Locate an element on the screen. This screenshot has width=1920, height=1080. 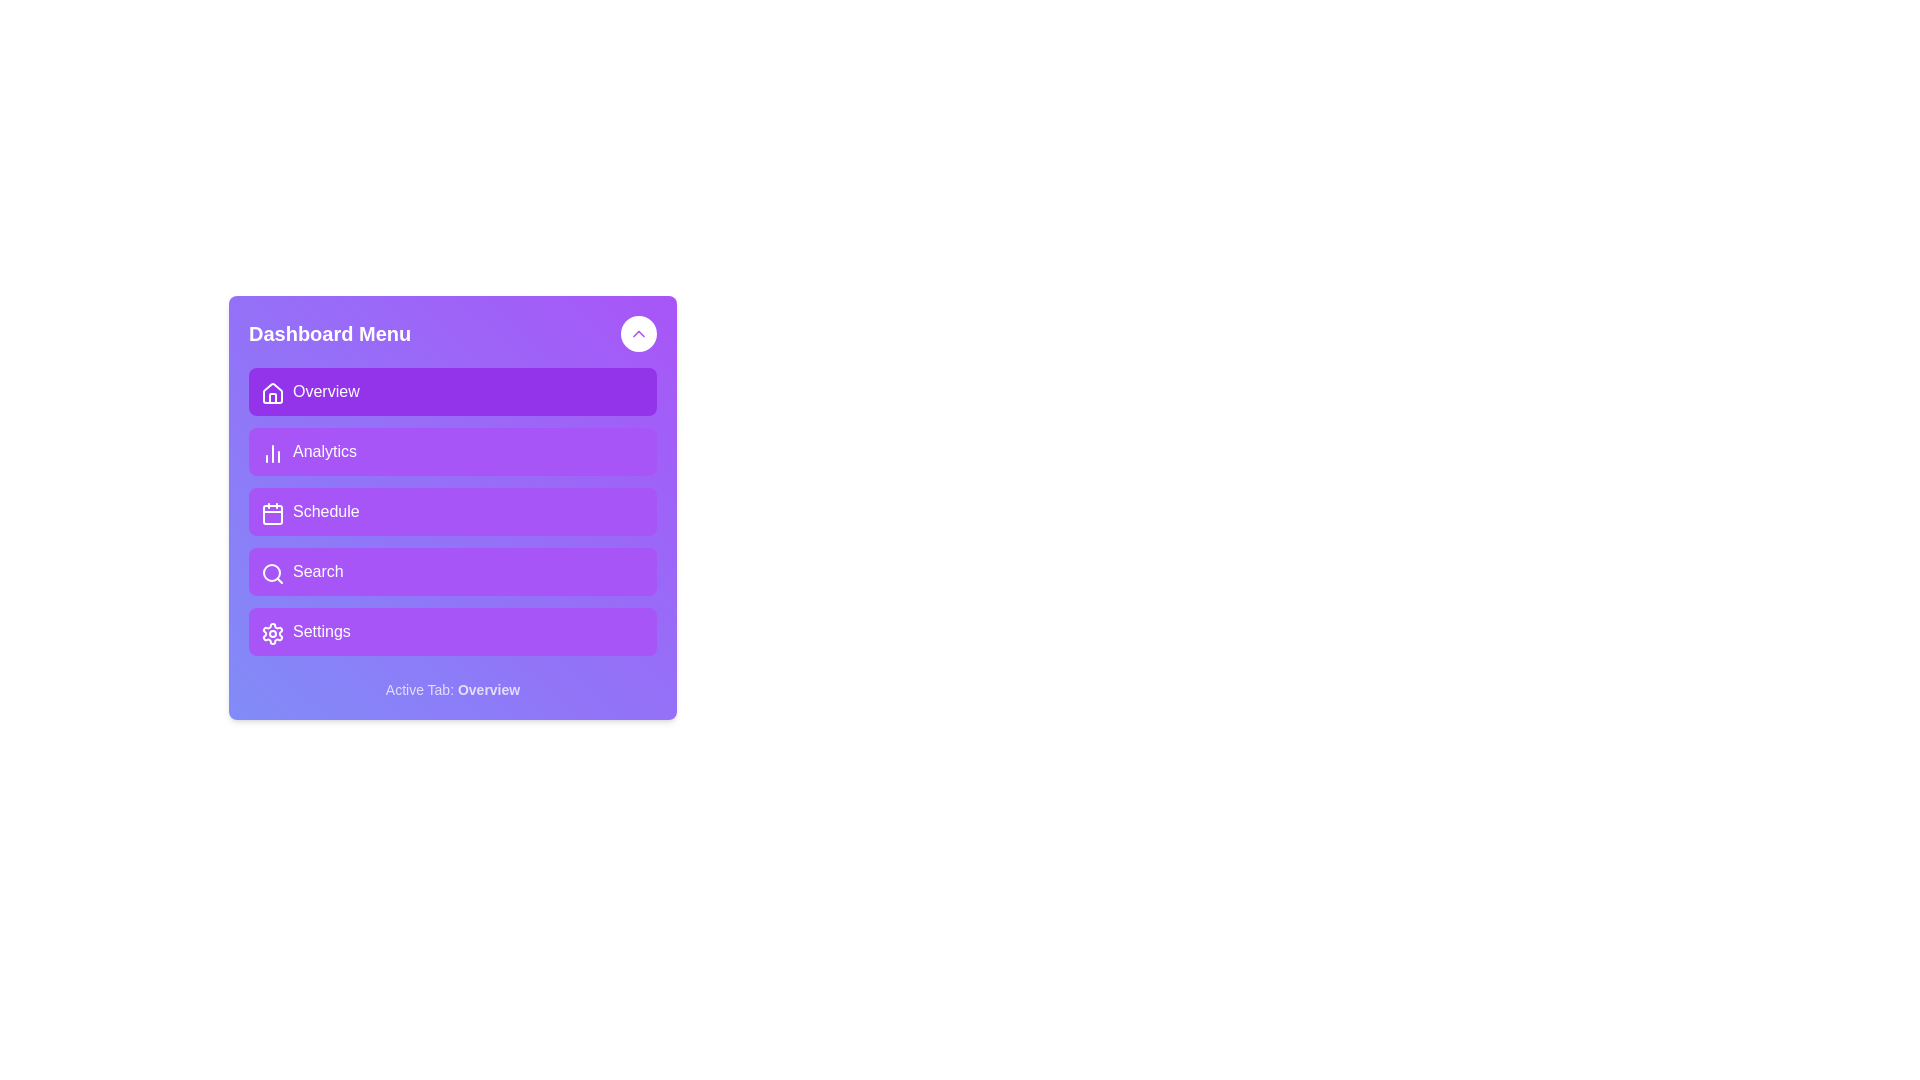
the text label 'Settings' in the navigation menu, which is styled with white text on a purple background and is the last item in the menu is located at coordinates (321, 632).